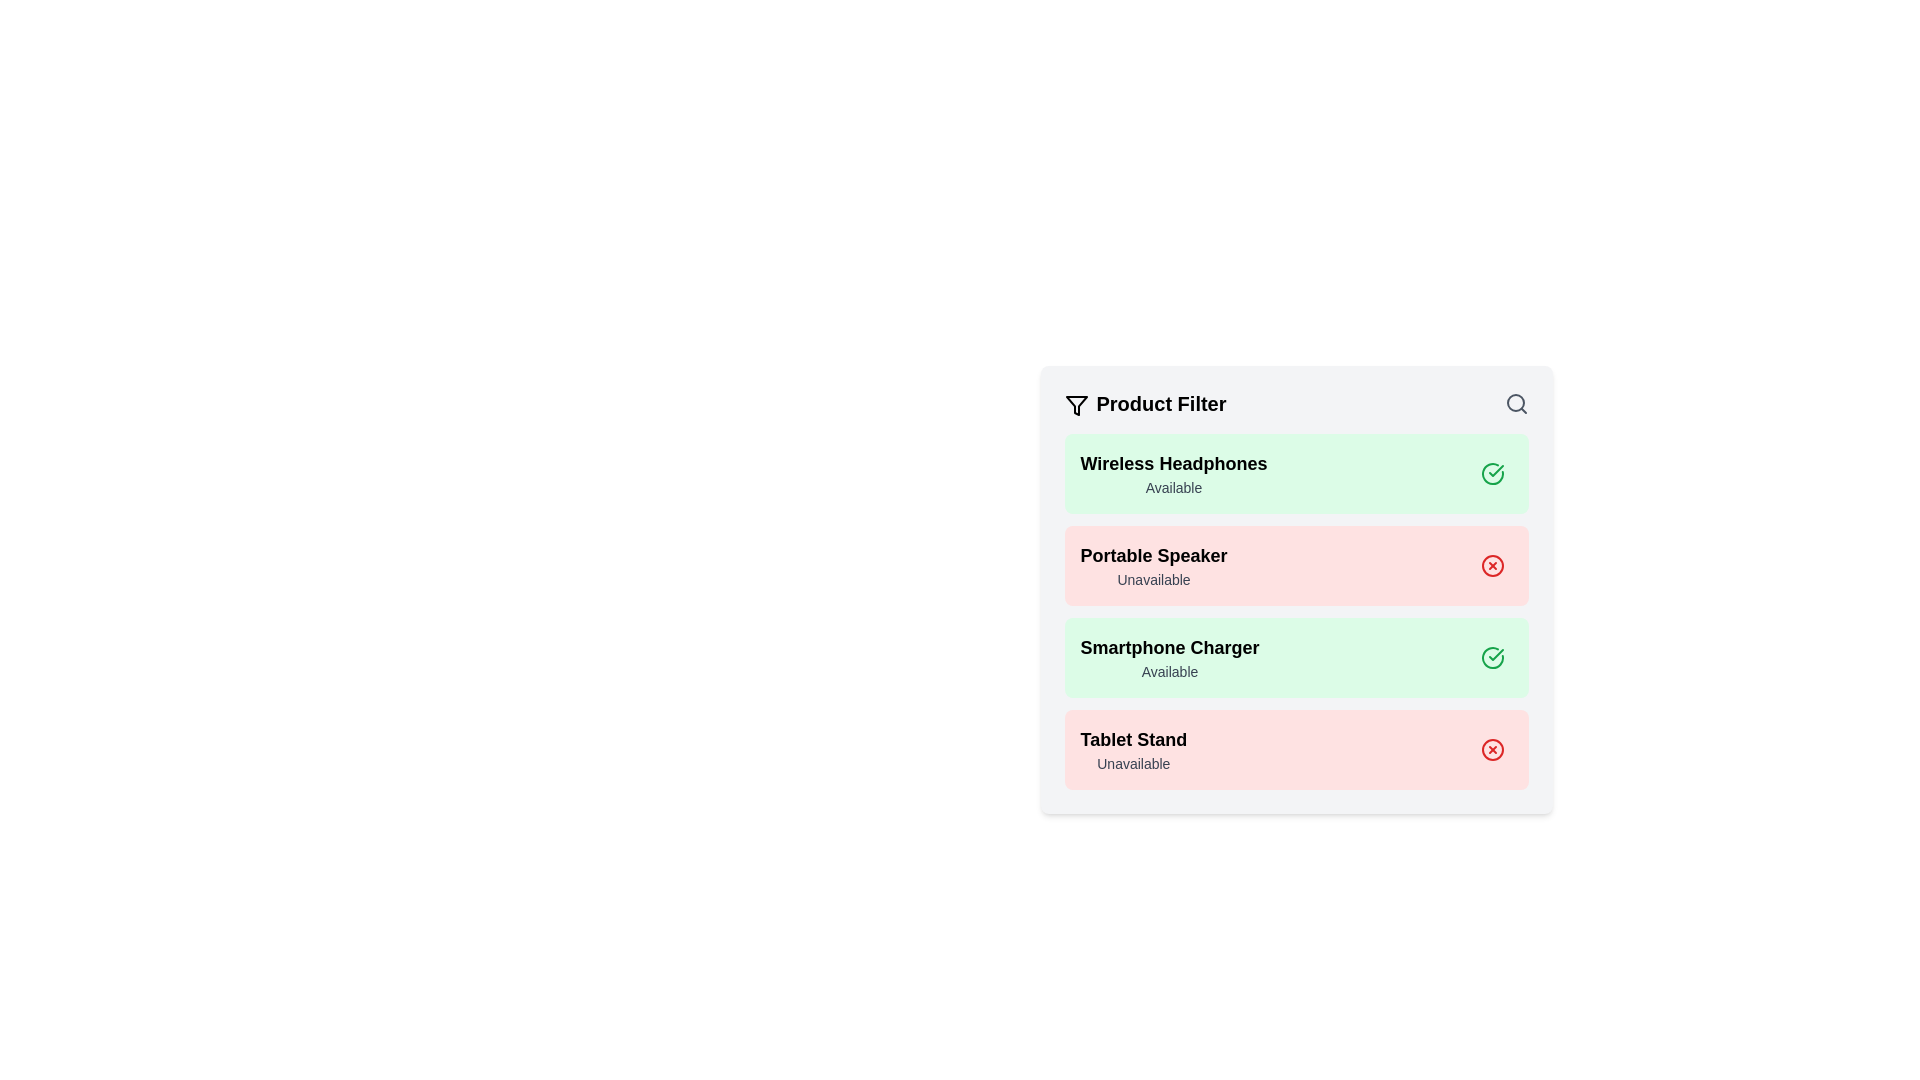 This screenshot has height=1080, width=1920. I want to click on the second item in the product listing under the title 'Product Filter', which specifies the item's name and availability status, so click(1296, 611).